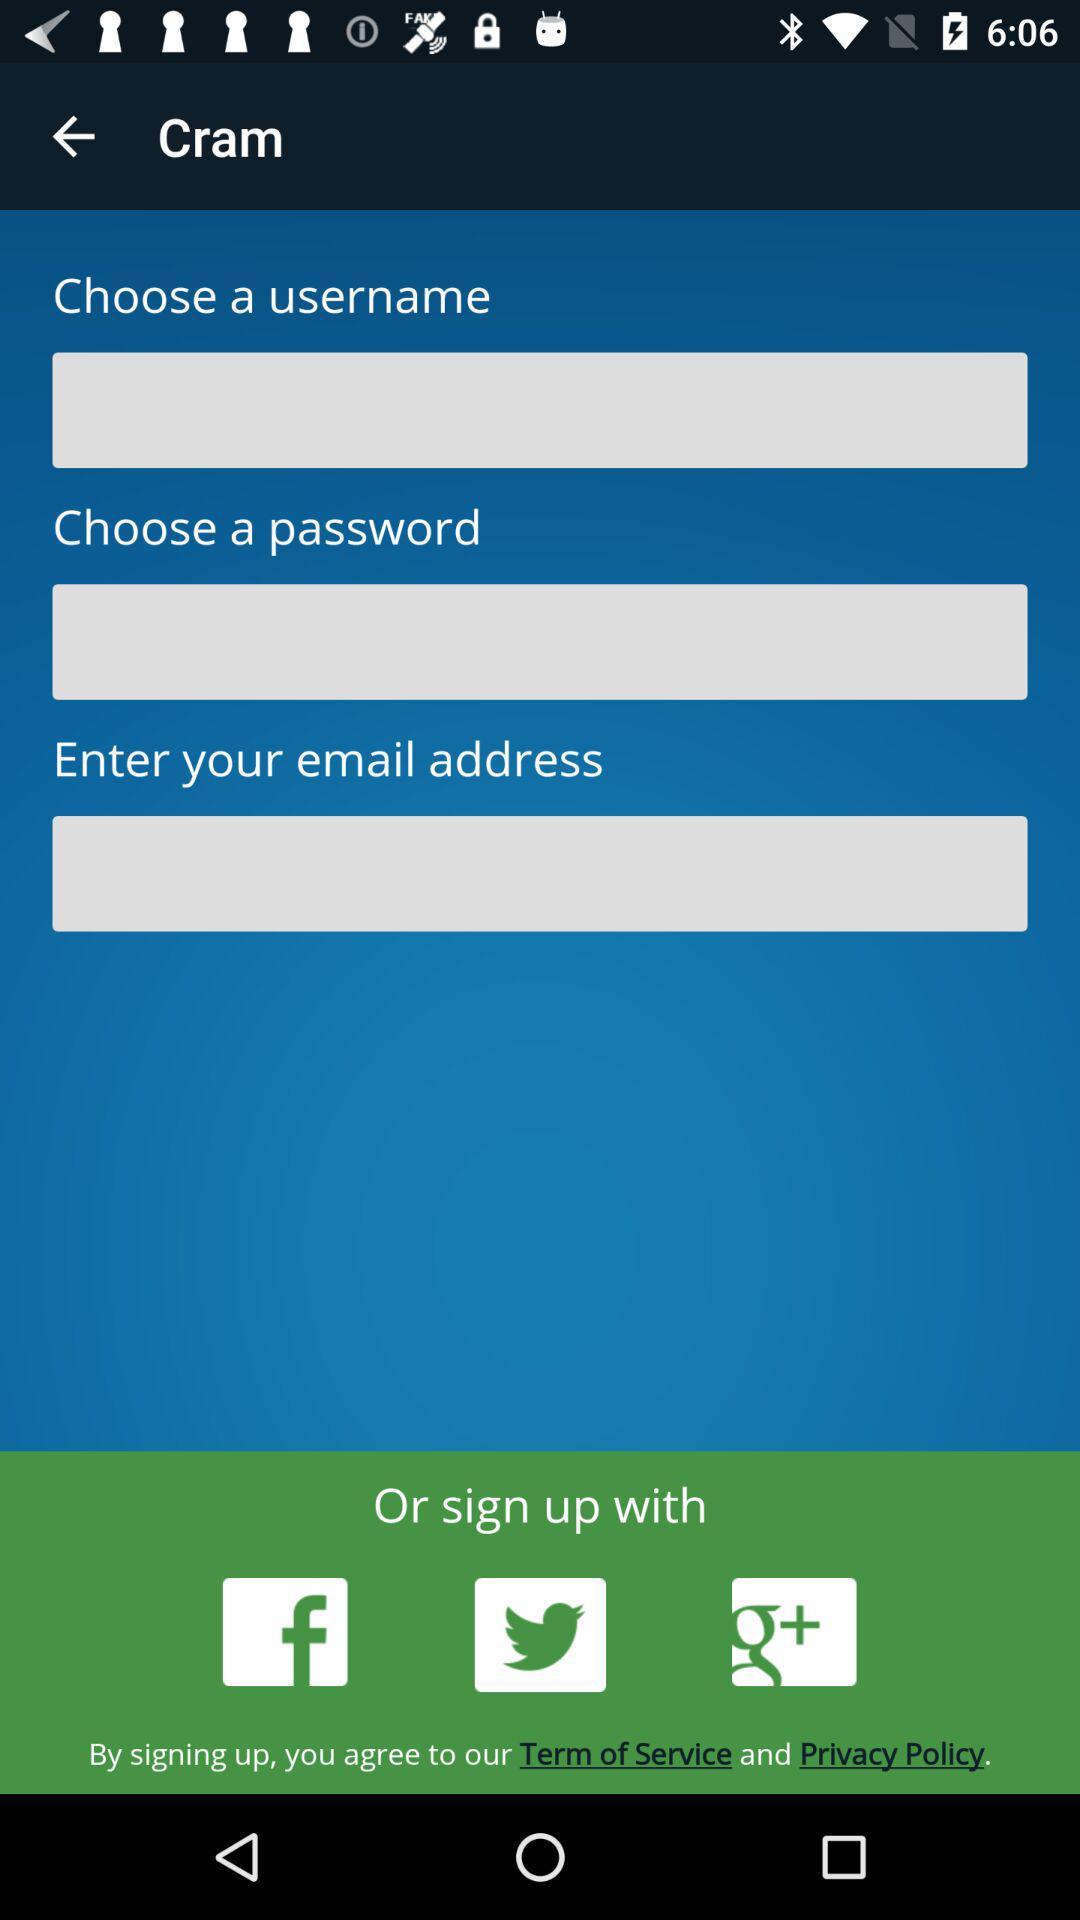  Describe the element at coordinates (793, 1632) in the screenshot. I see `the icon below or sign up item` at that location.